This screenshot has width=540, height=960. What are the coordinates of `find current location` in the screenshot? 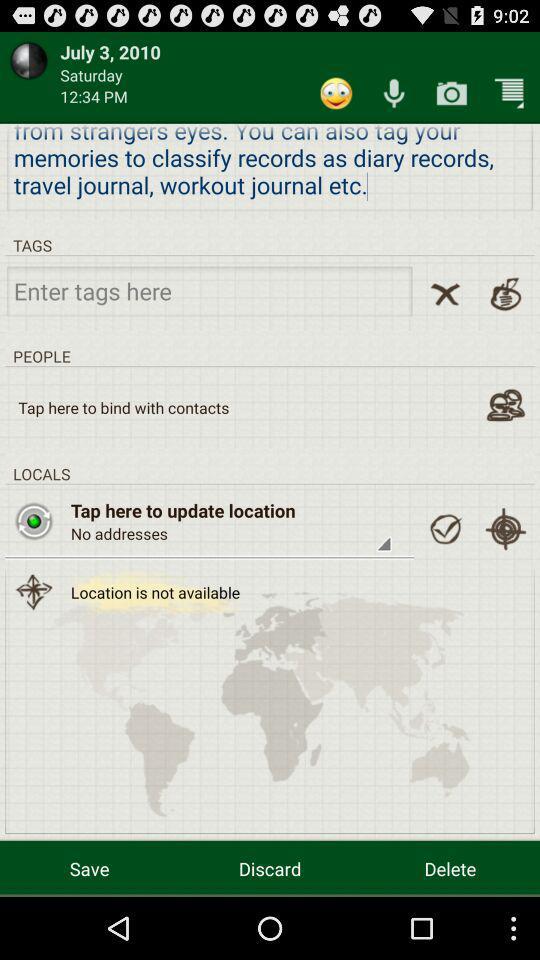 It's located at (504, 528).